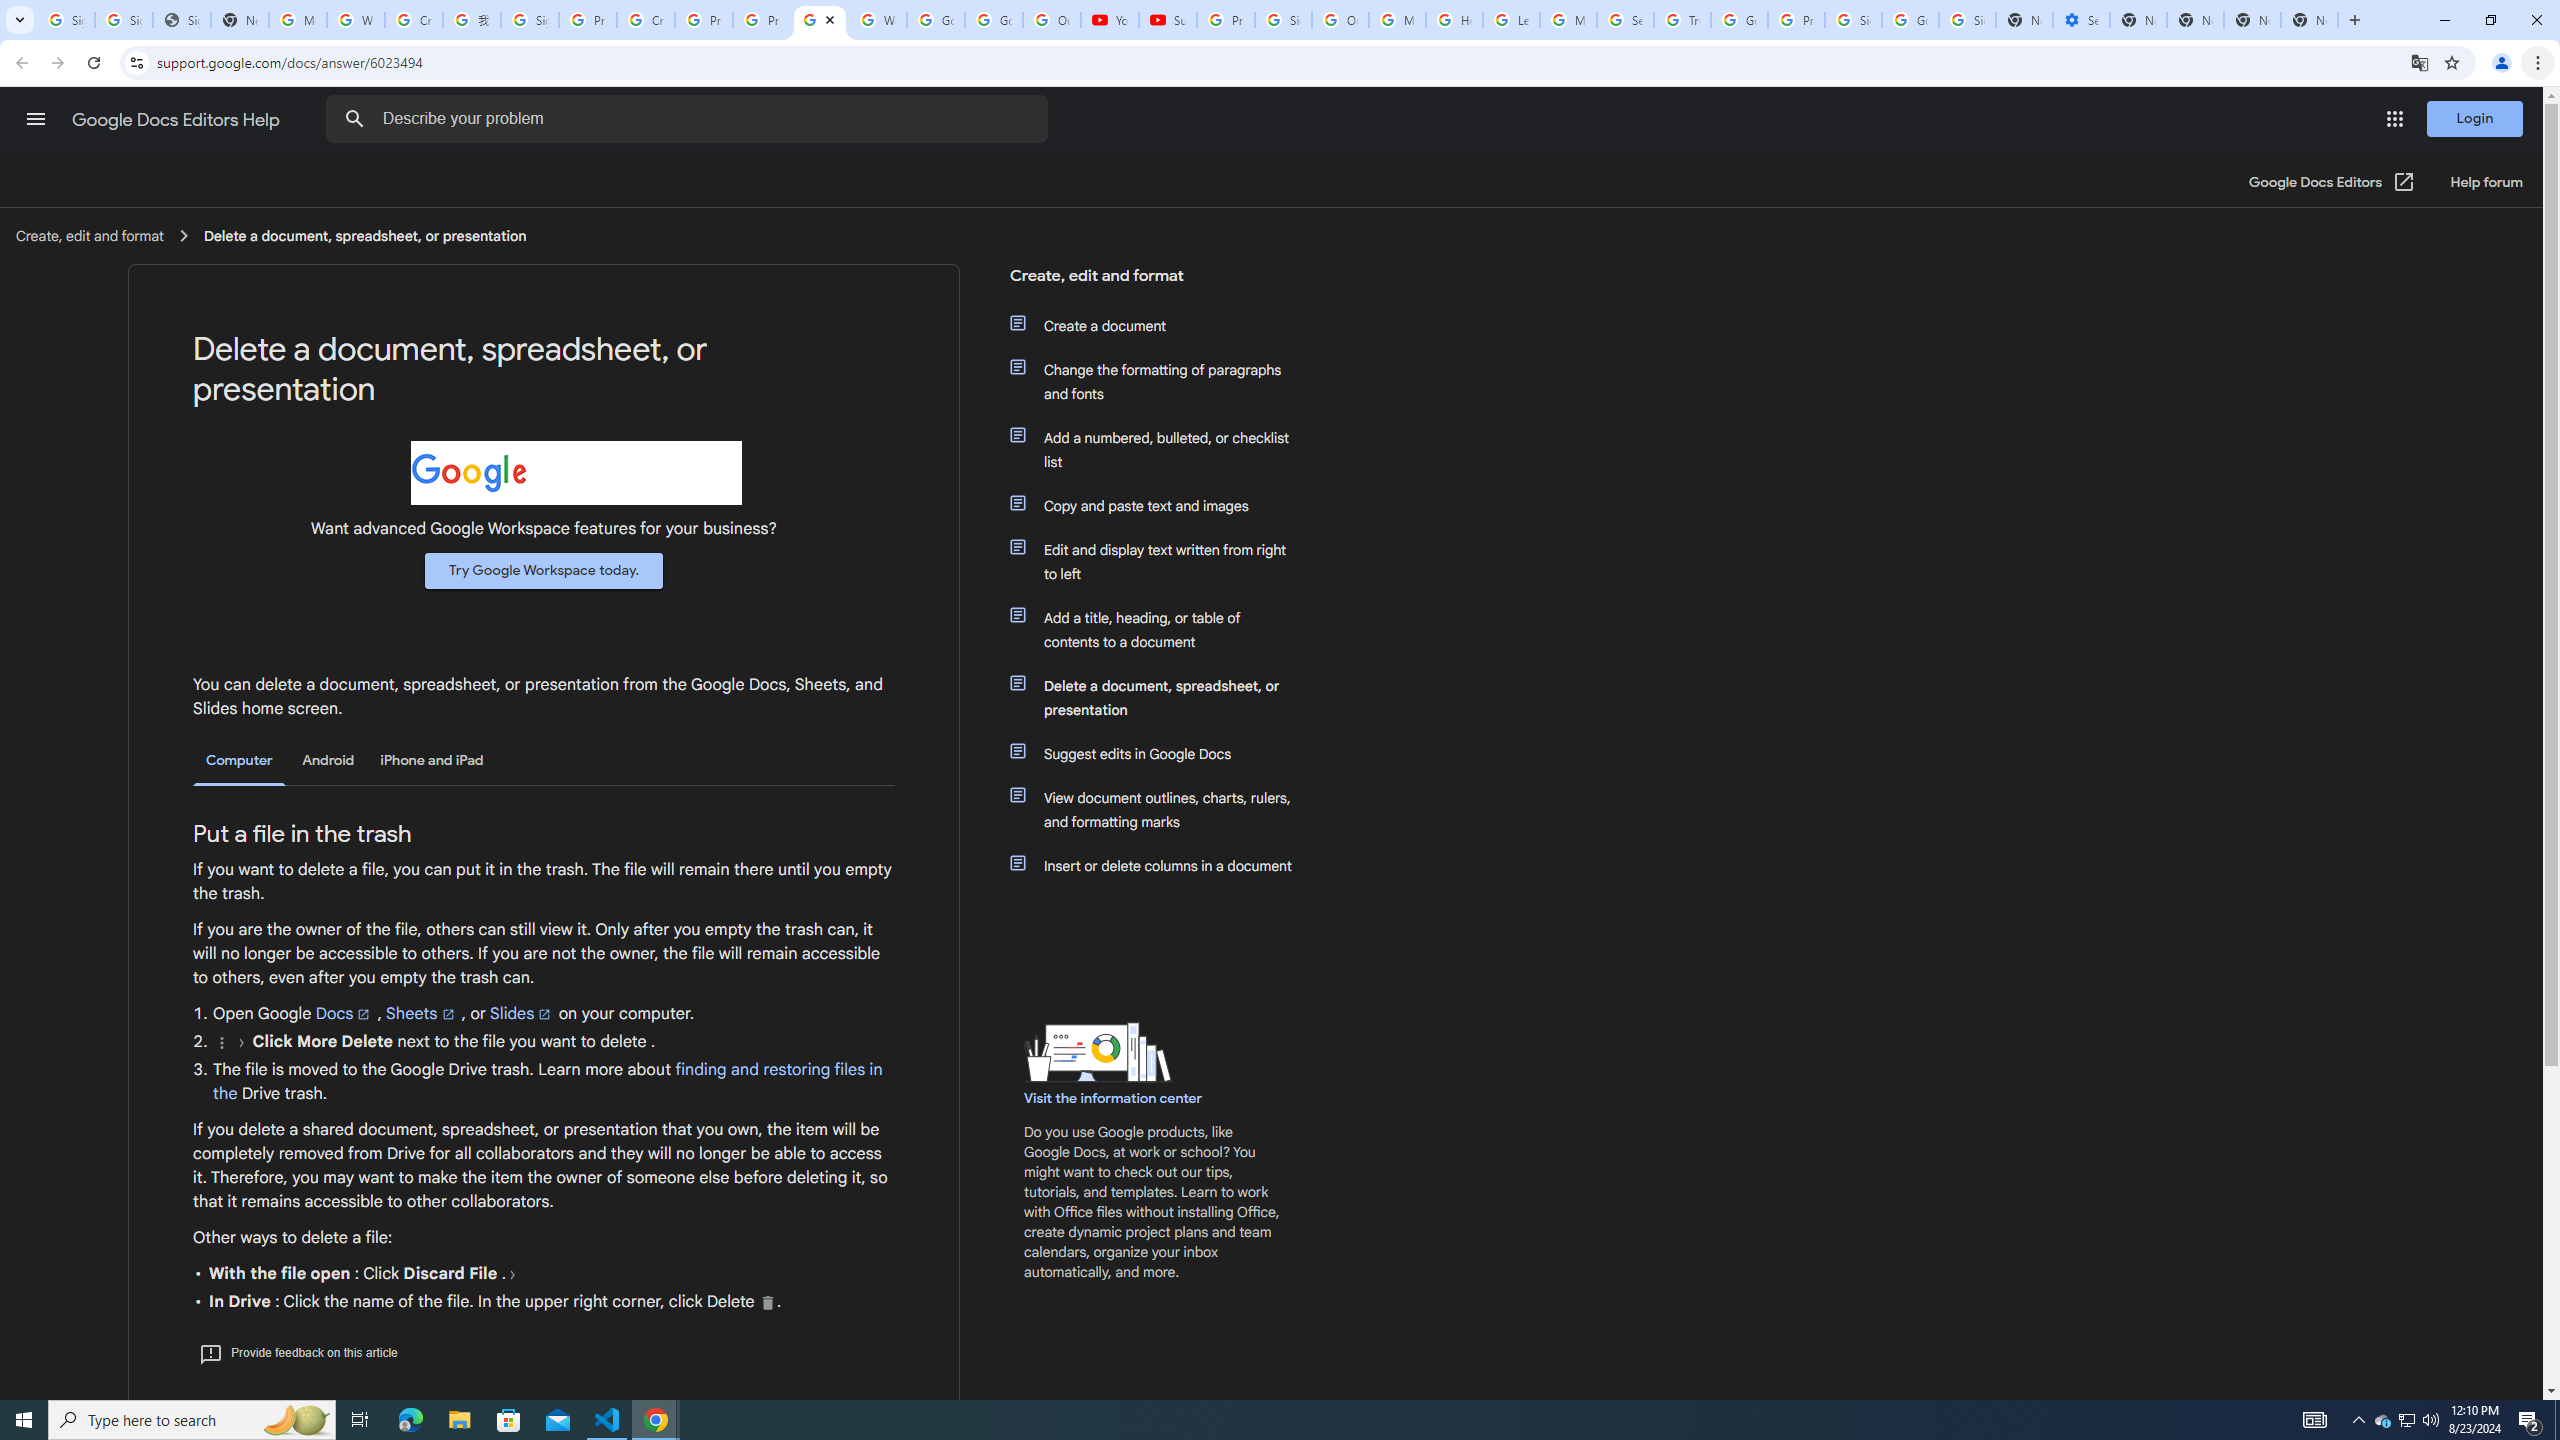 Image resolution: width=2560 pixels, height=1440 pixels. What do you see at coordinates (1162, 449) in the screenshot?
I see `'Add a numbered, bulleted, or checklist list'` at bounding box center [1162, 449].